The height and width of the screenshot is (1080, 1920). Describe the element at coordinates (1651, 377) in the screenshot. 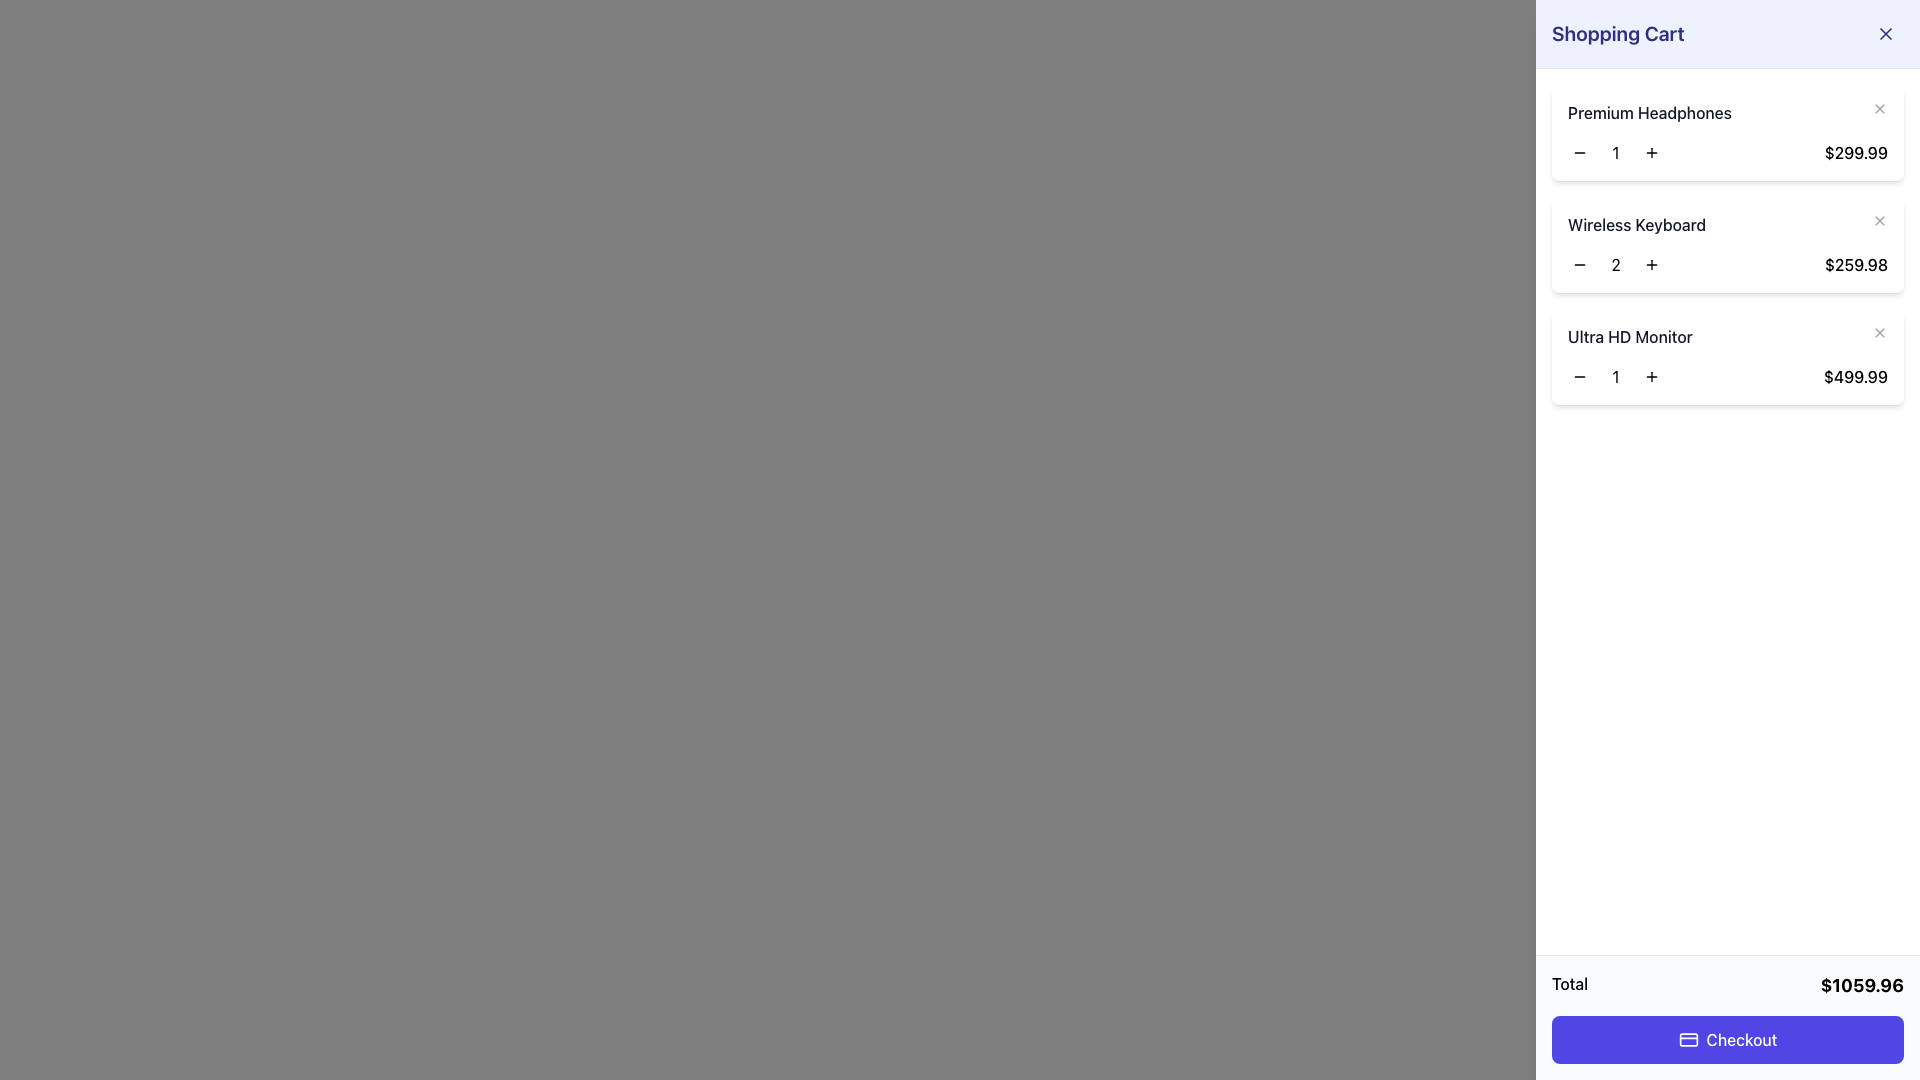

I see `the circular button with a plus icon for quantity adjustment in the Ultra HD Monitor item section` at that location.